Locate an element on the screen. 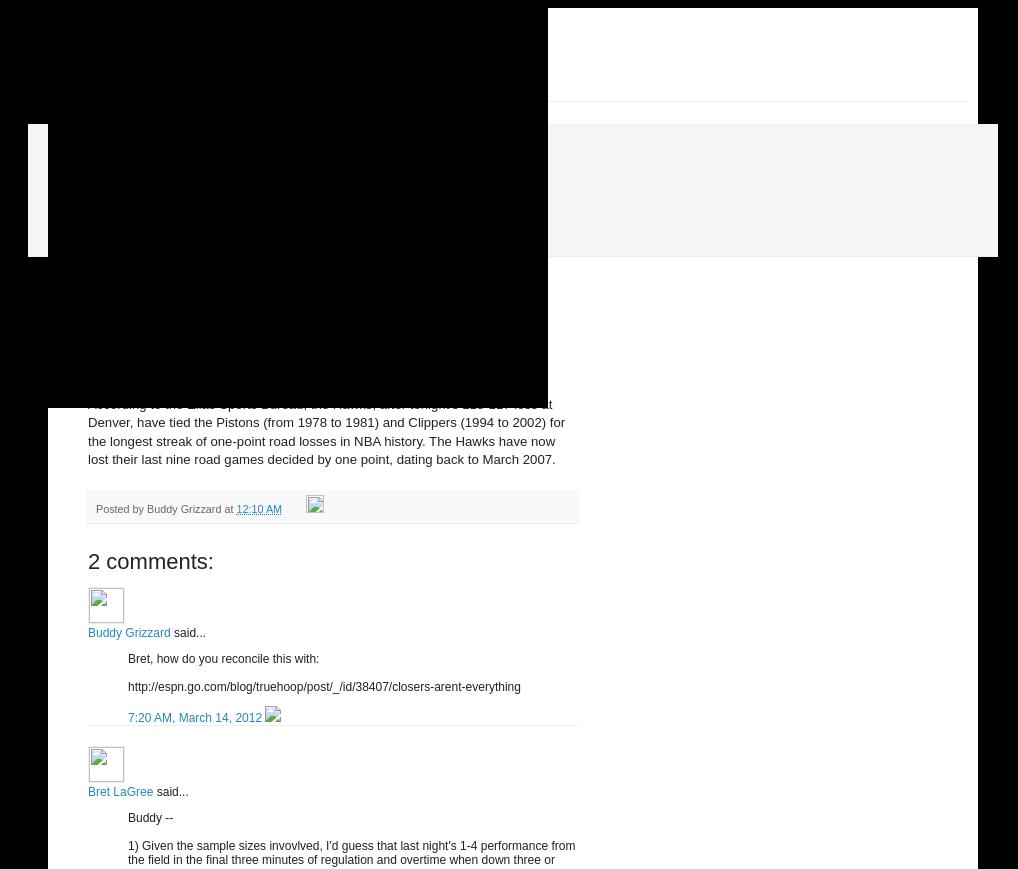 Image resolution: width=1018 pixels, height=869 pixels. 'According to the Elias Sports Bureau, the Hawks, after tonight's 118-117 loss at Denver, have tied the Pistons (from 1978 to 1981) and Clippers (1994 to 2002) for the longest streak of one-point road losses in NBA history. The Hawks have now lost their last nine road games decided by one point, dating back to March 2007.' is located at coordinates (87, 430).